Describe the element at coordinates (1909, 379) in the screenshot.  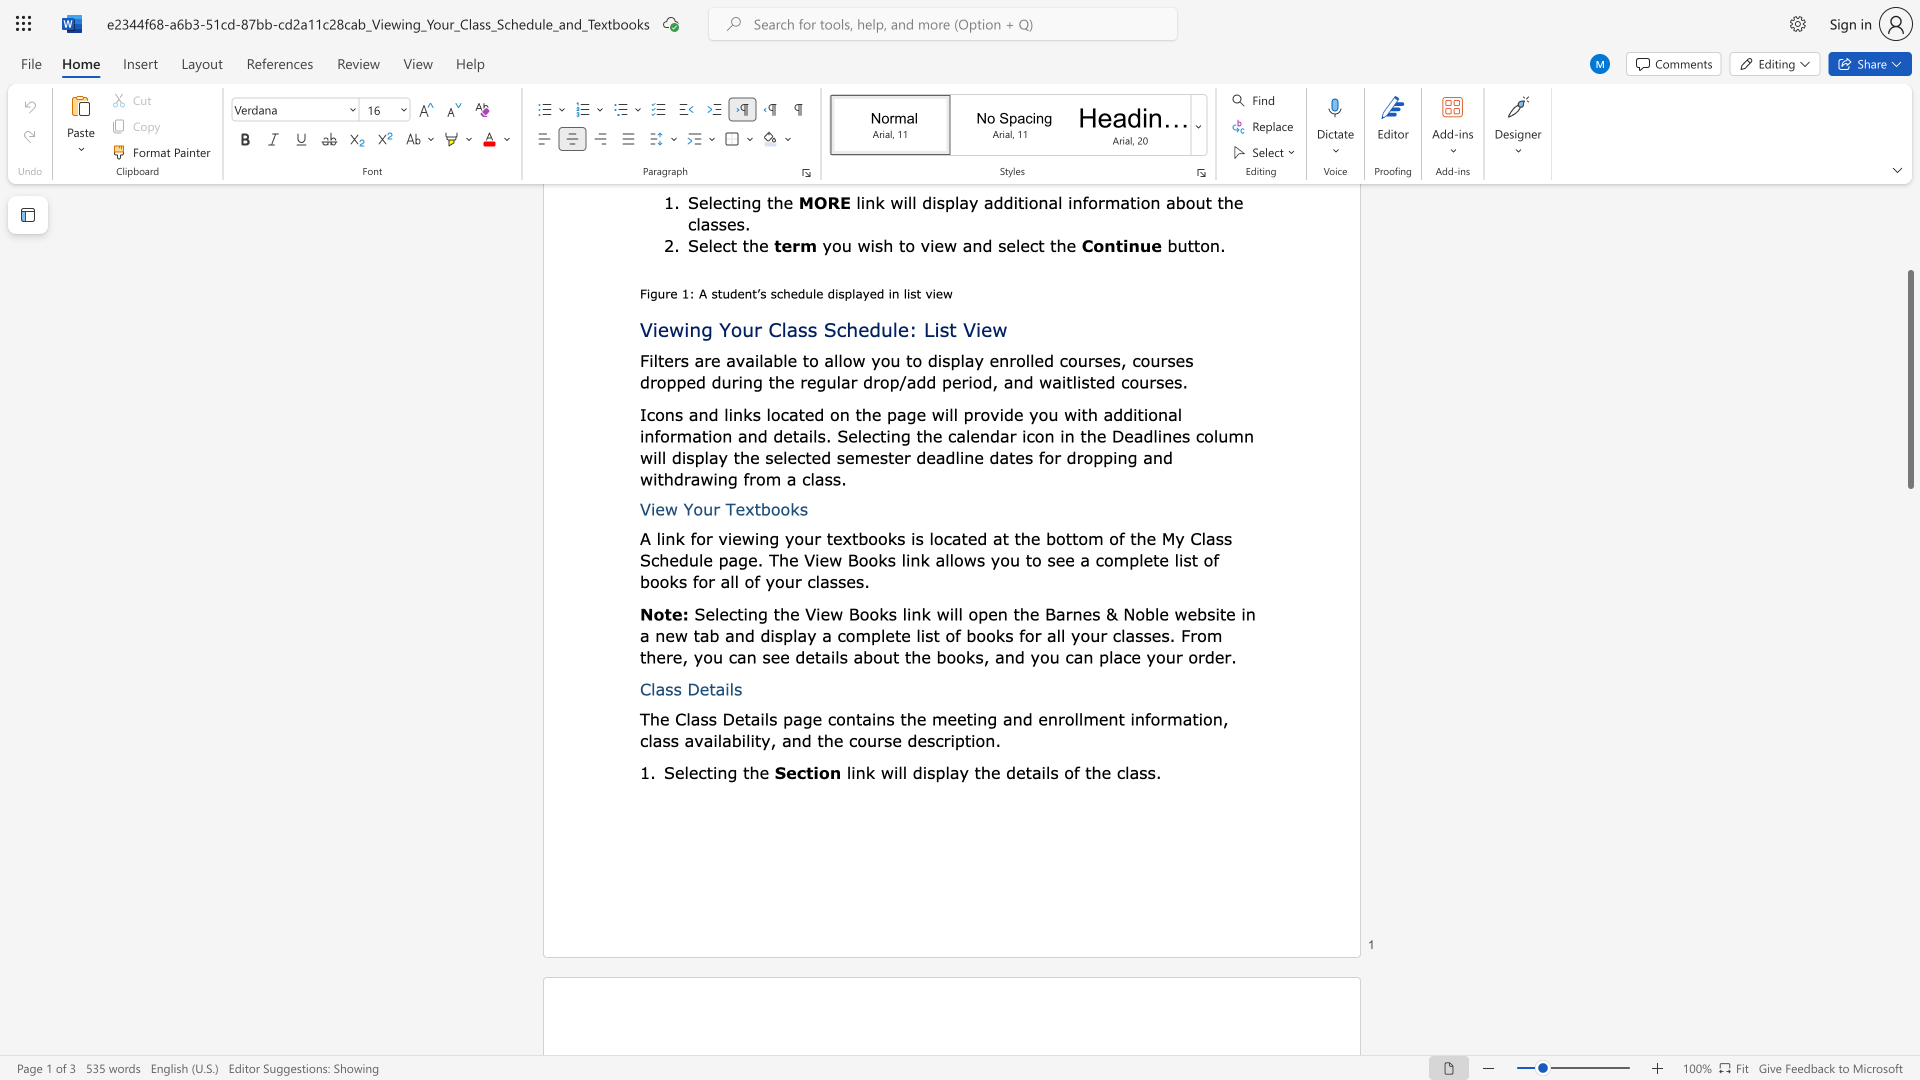
I see `the scrollbar and move down 1790 pixels` at that location.